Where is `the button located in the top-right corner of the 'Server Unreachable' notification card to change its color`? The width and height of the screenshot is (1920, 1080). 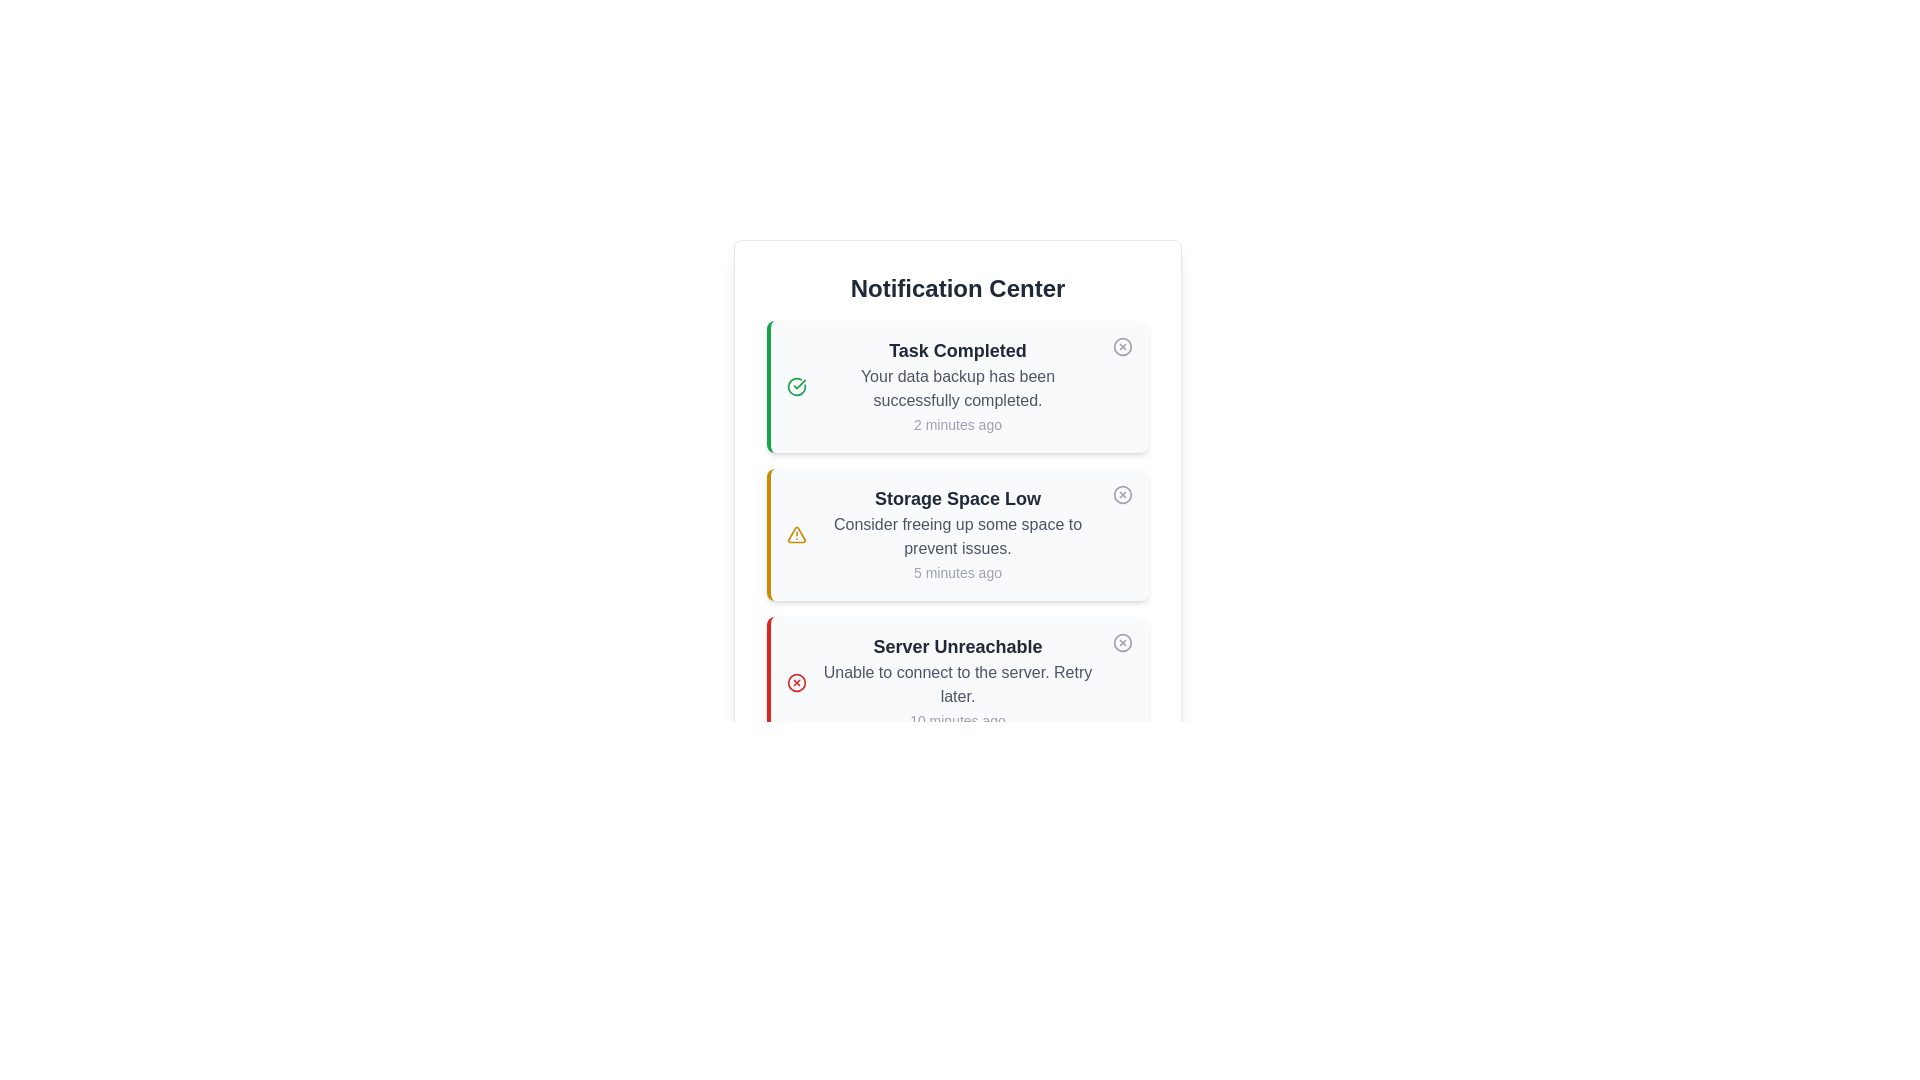
the button located in the top-right corner of the 'Server Unreachable' notification card to change its color is located at coordinates (1123, 643).